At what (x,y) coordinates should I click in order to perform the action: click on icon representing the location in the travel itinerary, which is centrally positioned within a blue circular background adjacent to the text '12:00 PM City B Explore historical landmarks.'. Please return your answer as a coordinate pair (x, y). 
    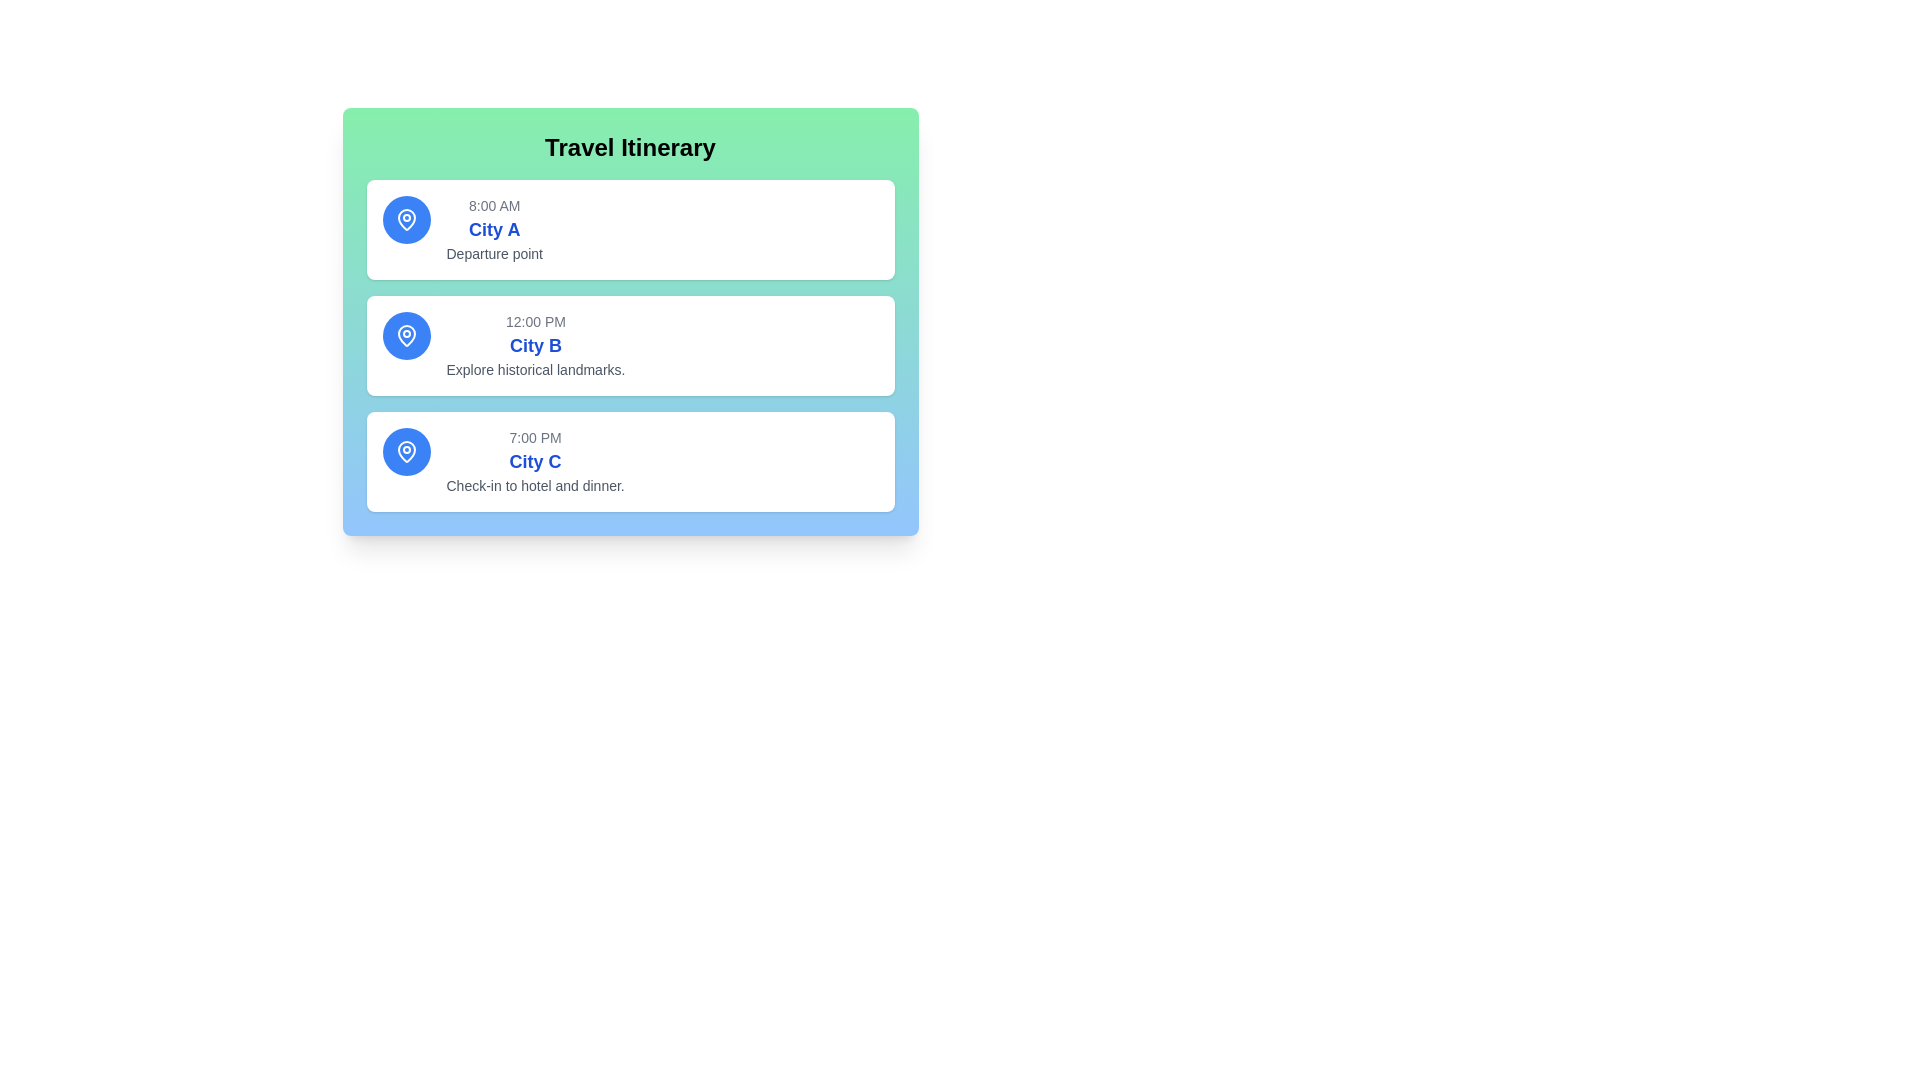
    Looking at the image, I should click on (405, 334).